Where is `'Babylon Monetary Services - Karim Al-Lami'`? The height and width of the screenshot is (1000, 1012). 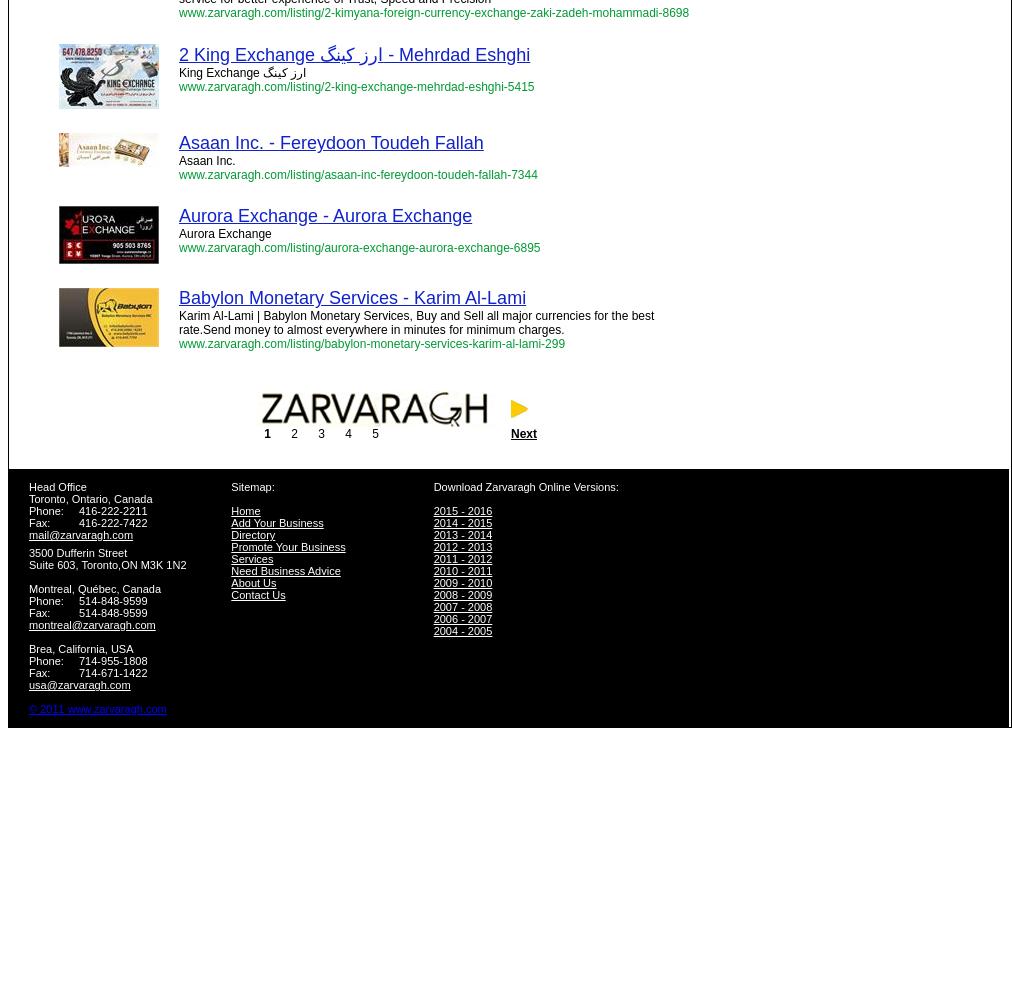
'Babylon Monetary Services - Karim Al-Lami' is located at coordinates (179, 298).